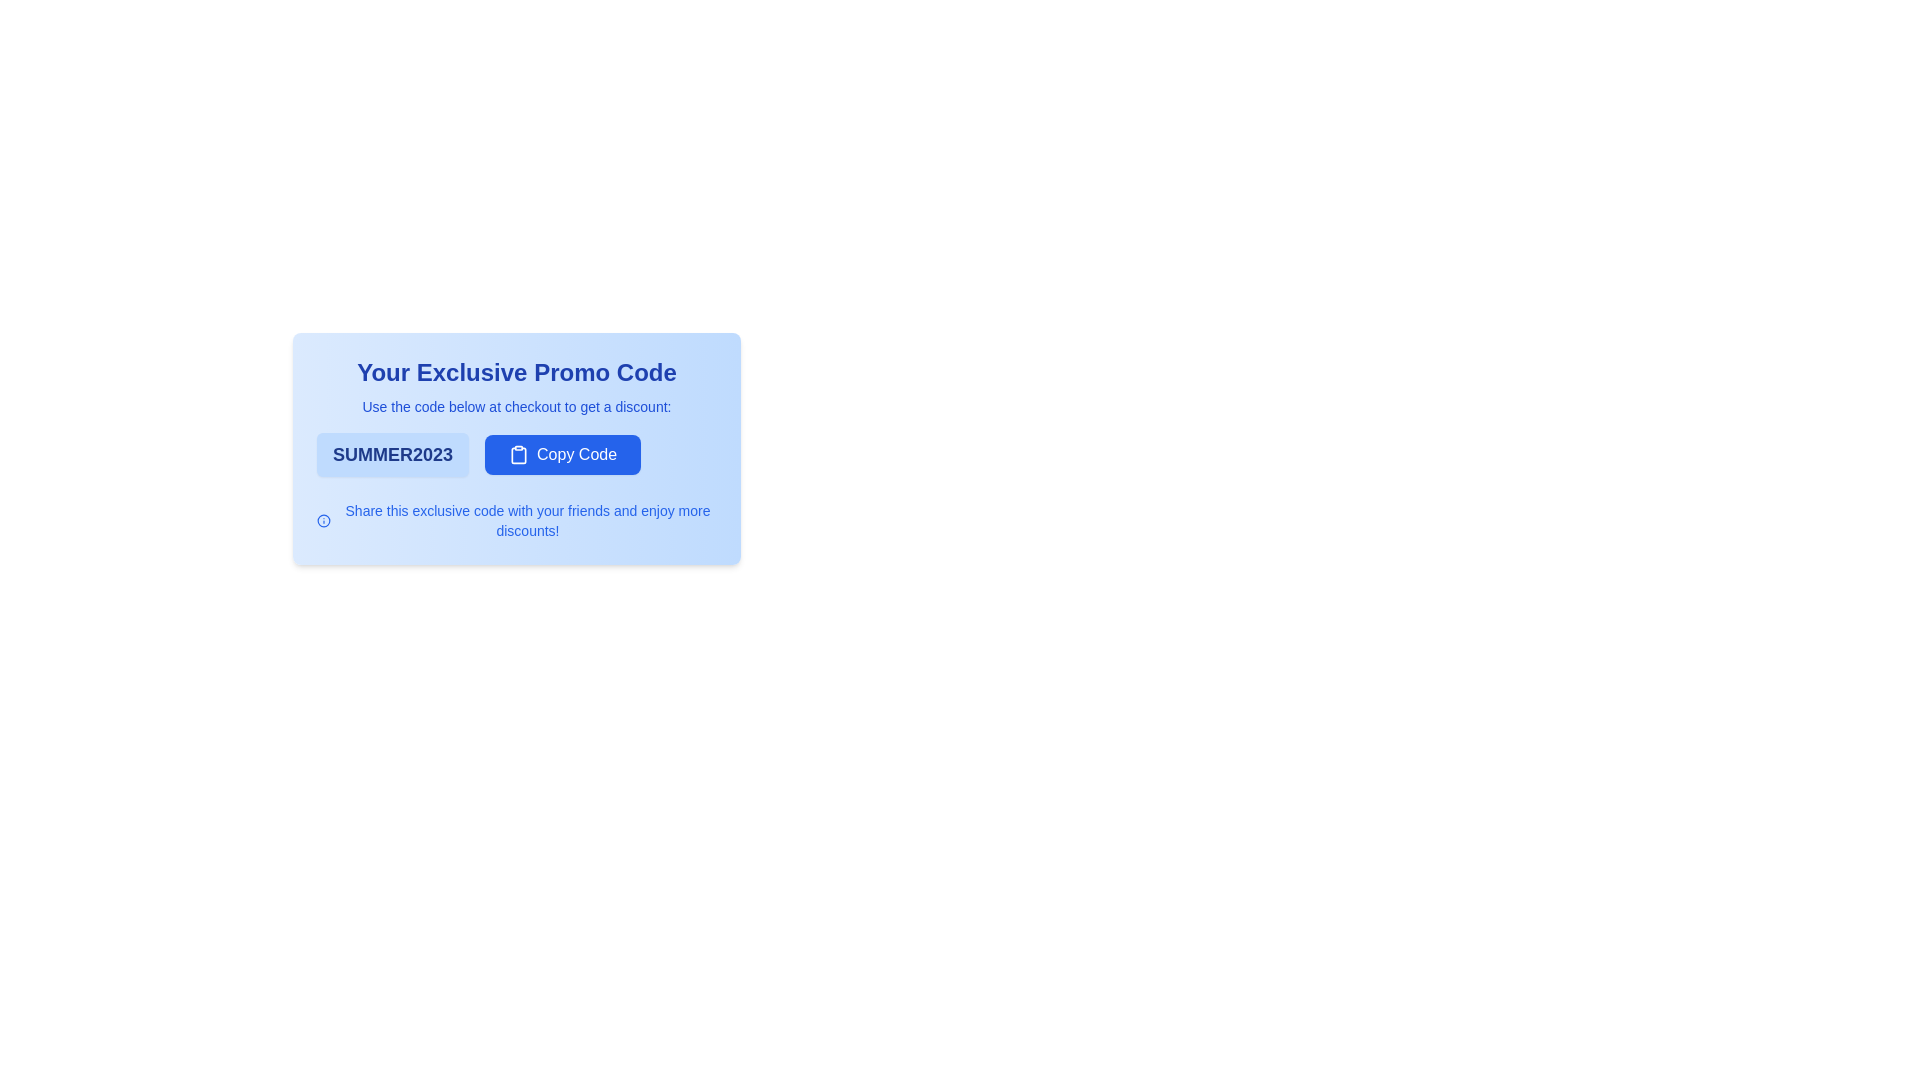  What do you see at coordinates (324, 519) in the screenshot?
I see `the information icon located at the beginning of the line that reads 'Share this exclusive code with your friends and enjoy more discounts!' at the bottom of the main promo card` at bounding box center [324, 519].